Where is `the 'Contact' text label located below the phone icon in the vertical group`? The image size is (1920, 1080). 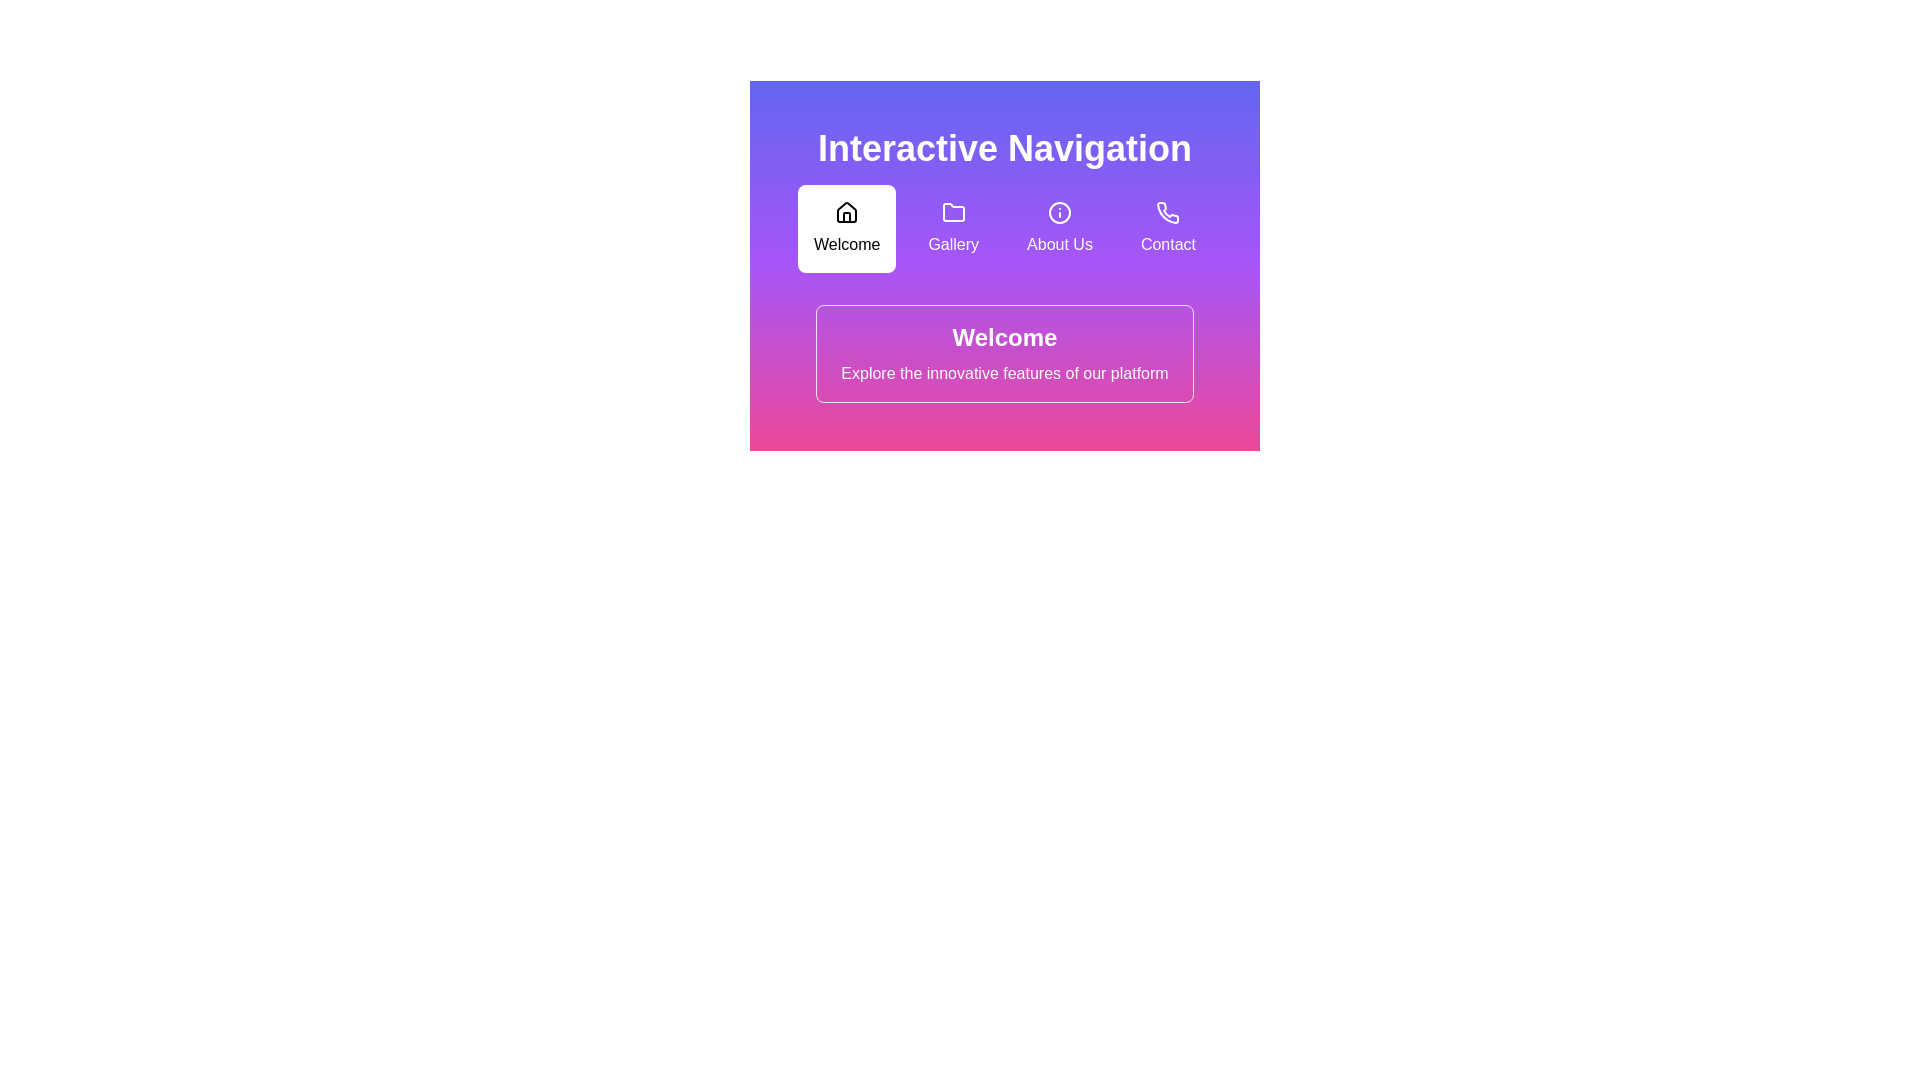 the 'Contact' text label located below the phone icon in the vertical group is located at coordinates (1168, 244).